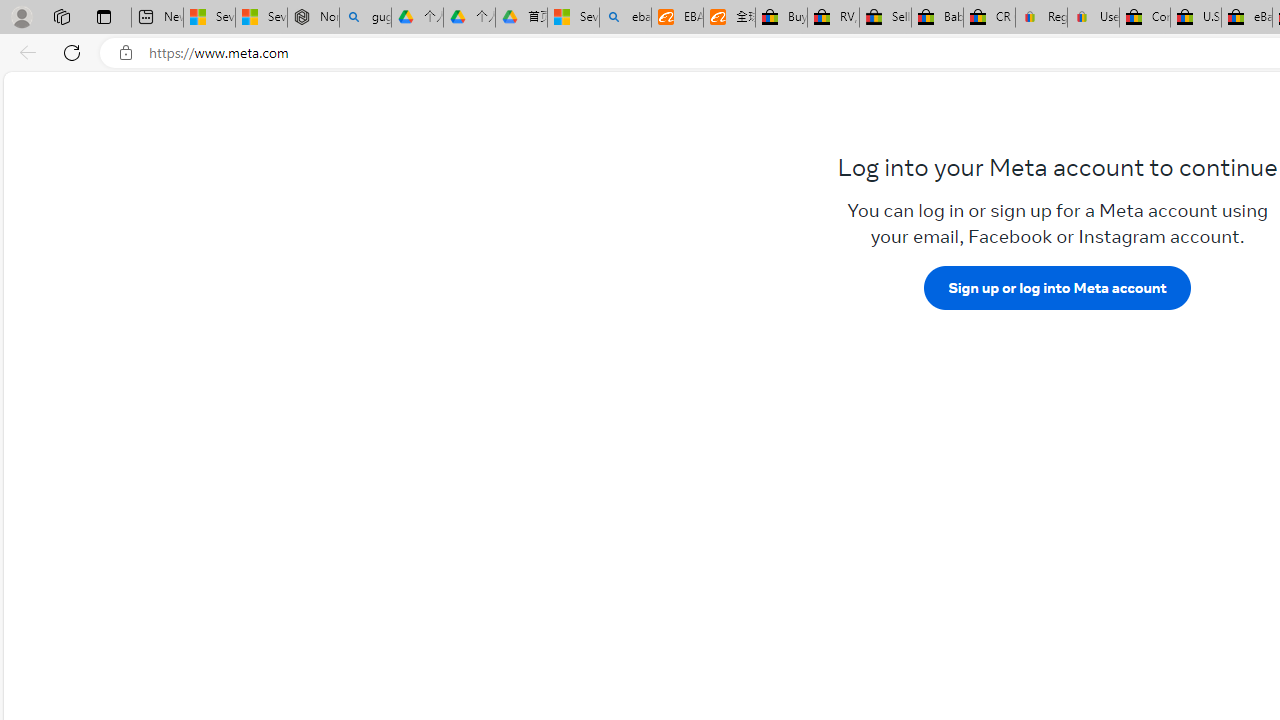  I want to click on 'ebay - Search', so click(624, 17).